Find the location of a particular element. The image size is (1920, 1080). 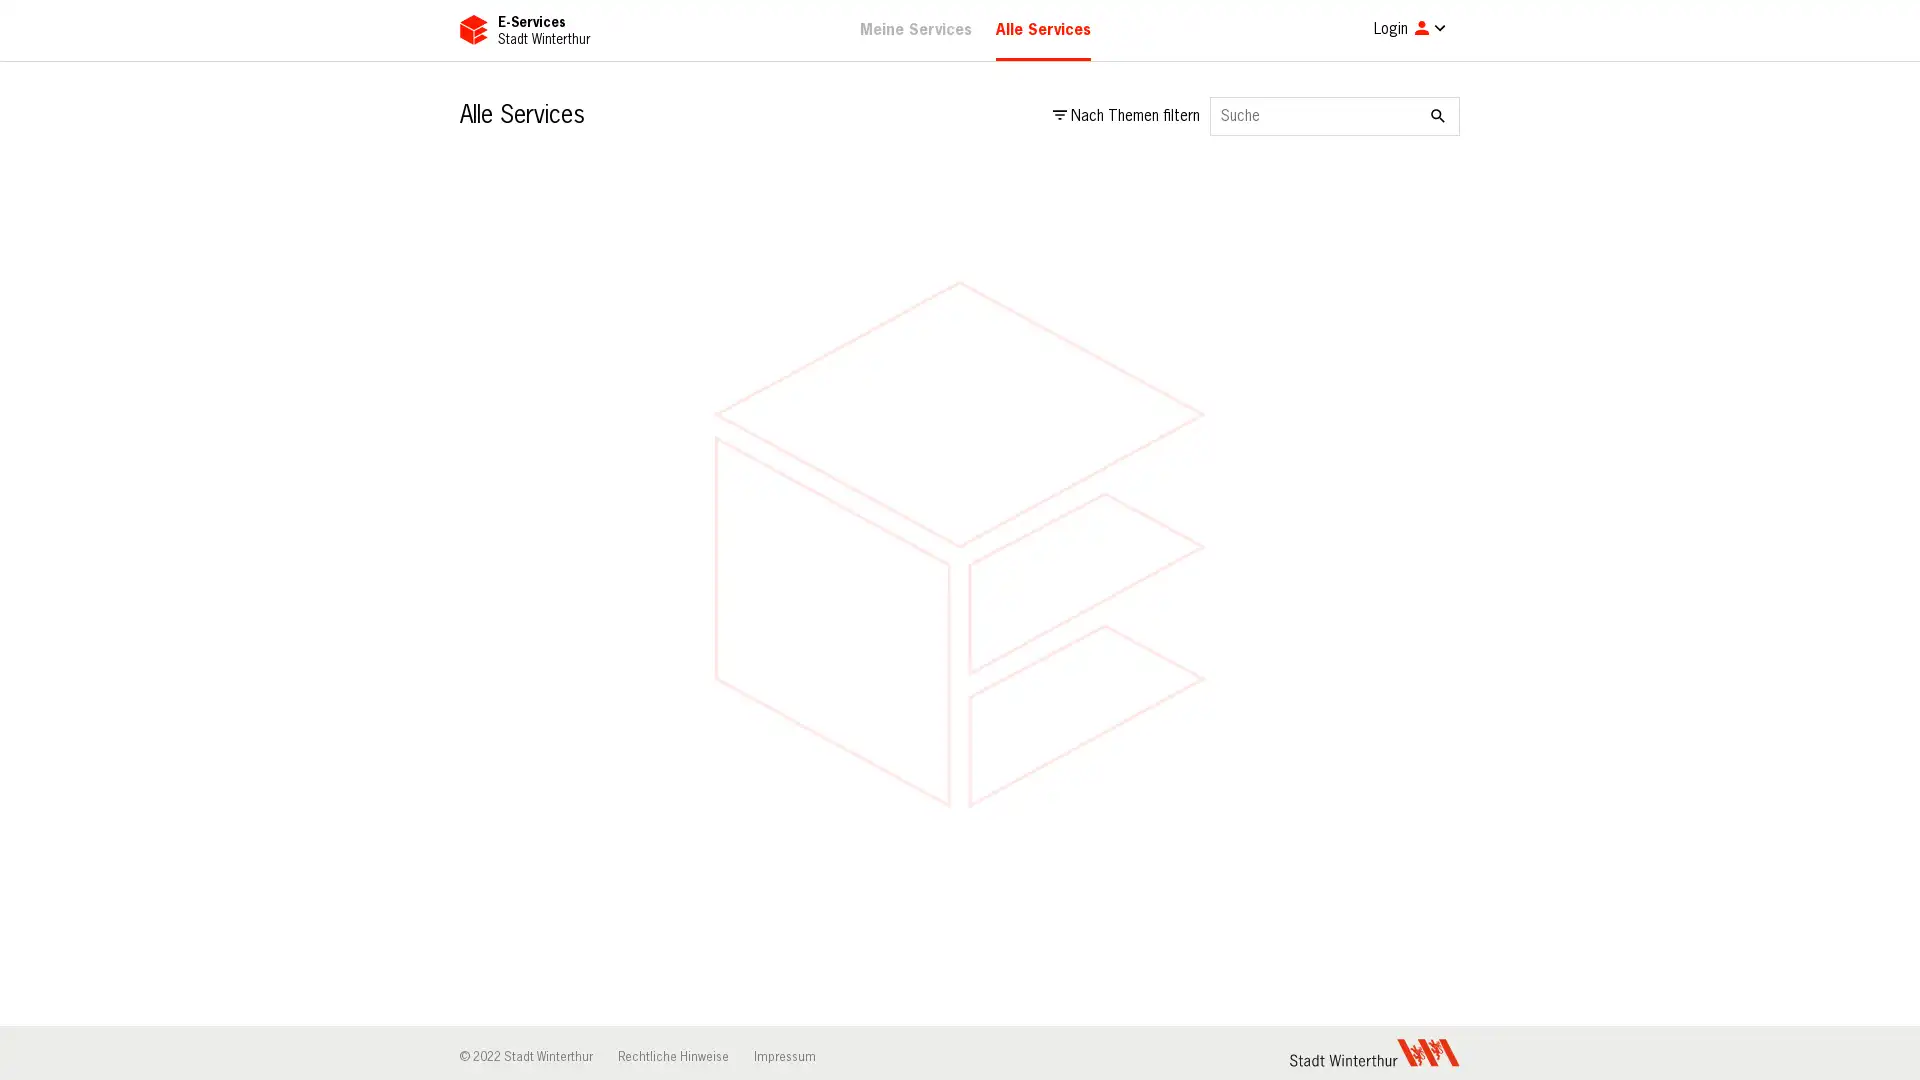

Service Besuch bei Stadtwerk Winterthur zu Meine Services hinzufugen is located at coordinates (1089, 1050).